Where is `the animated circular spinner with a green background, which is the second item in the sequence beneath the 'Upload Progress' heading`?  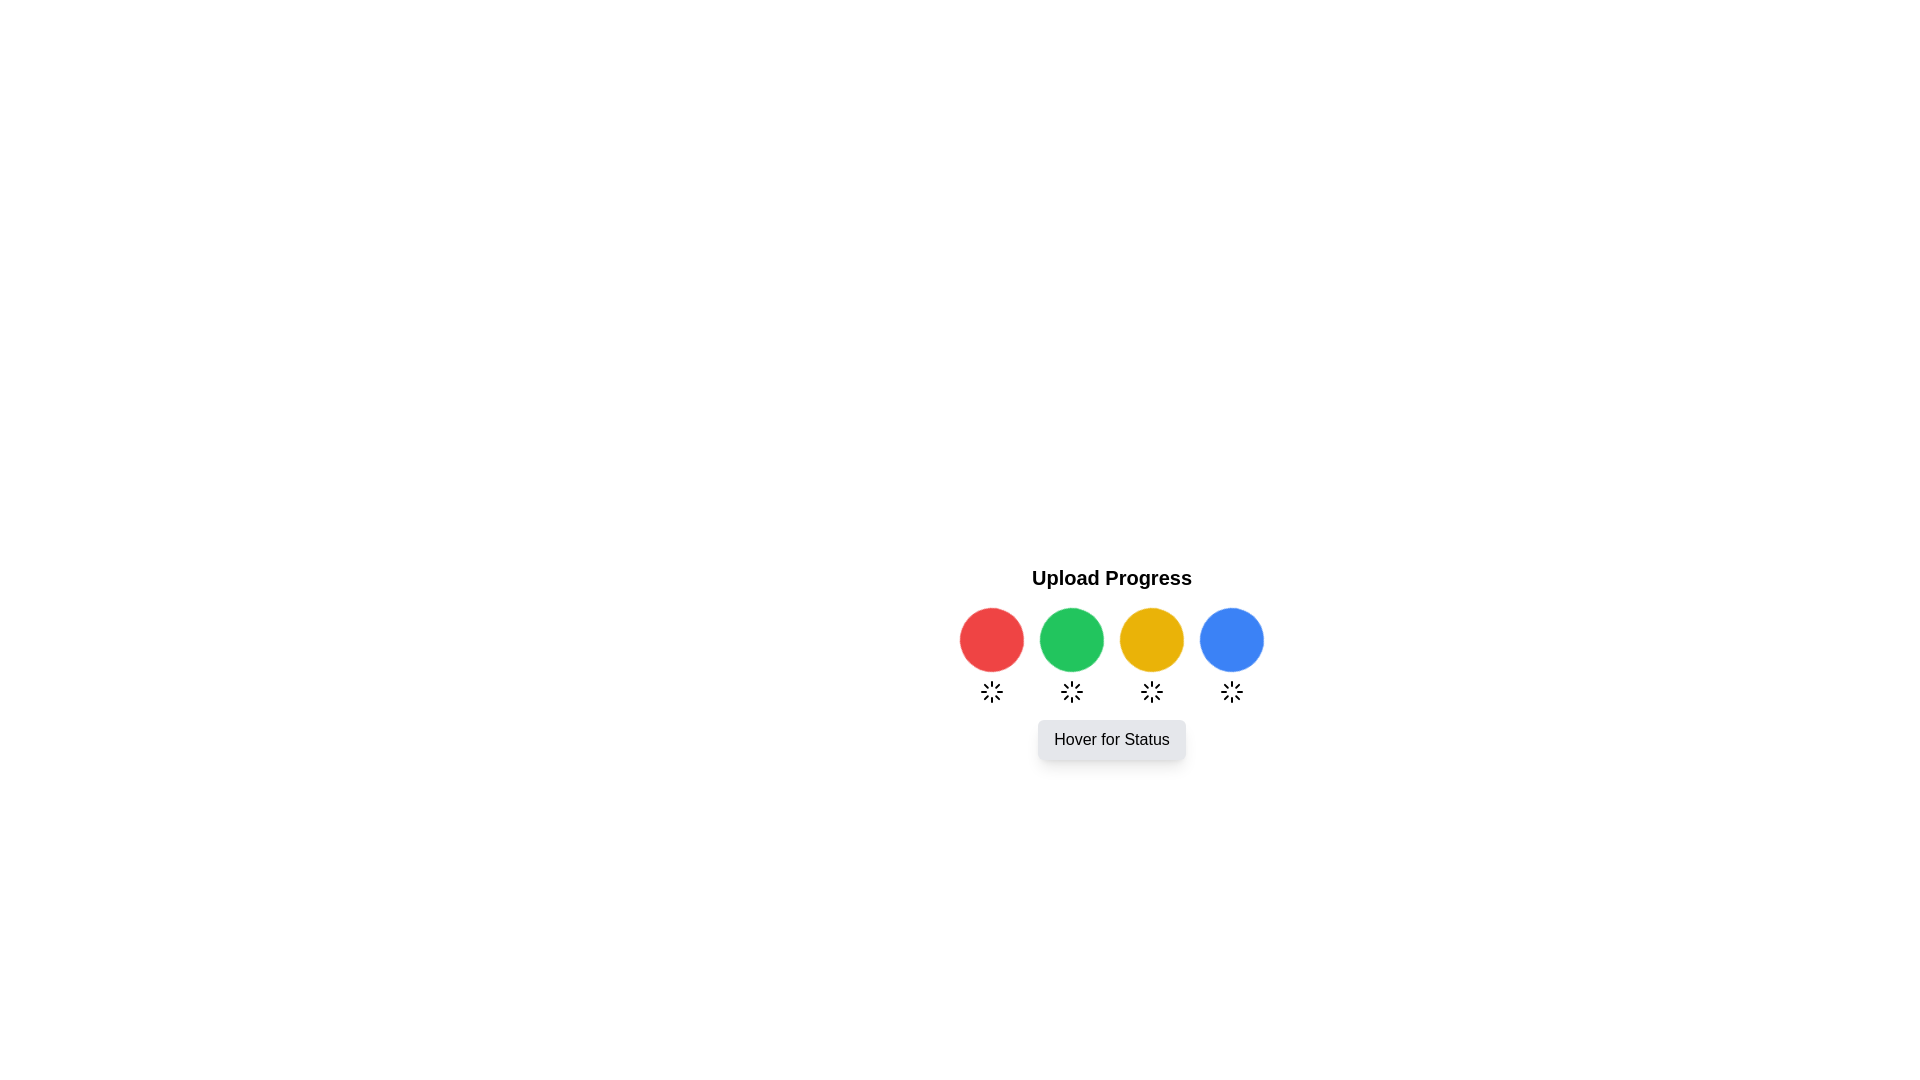
the animated circular spinner with a green background, which is the second item in the sequence beneath the 'Upload Progress' heading is located at coordinates (1070, 640).